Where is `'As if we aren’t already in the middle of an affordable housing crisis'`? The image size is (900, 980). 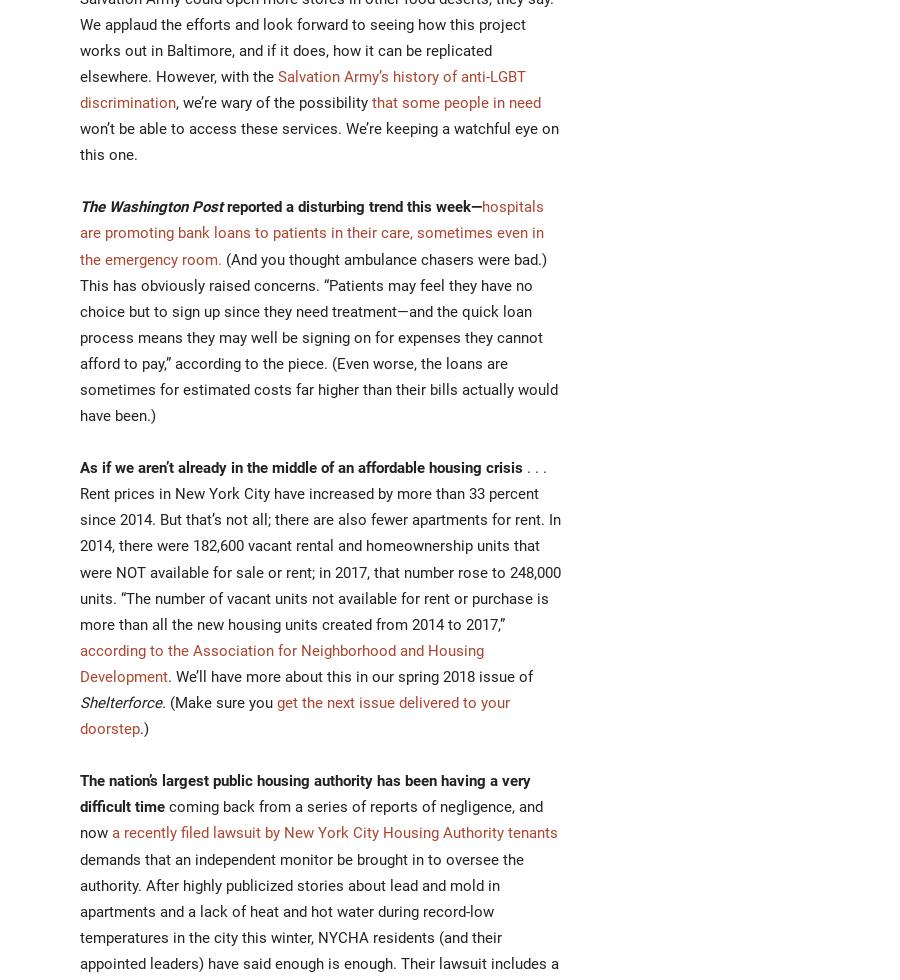
'As if we aren’t already in the middle of an affordable housing crisis' is located at coordinates (300, 468).